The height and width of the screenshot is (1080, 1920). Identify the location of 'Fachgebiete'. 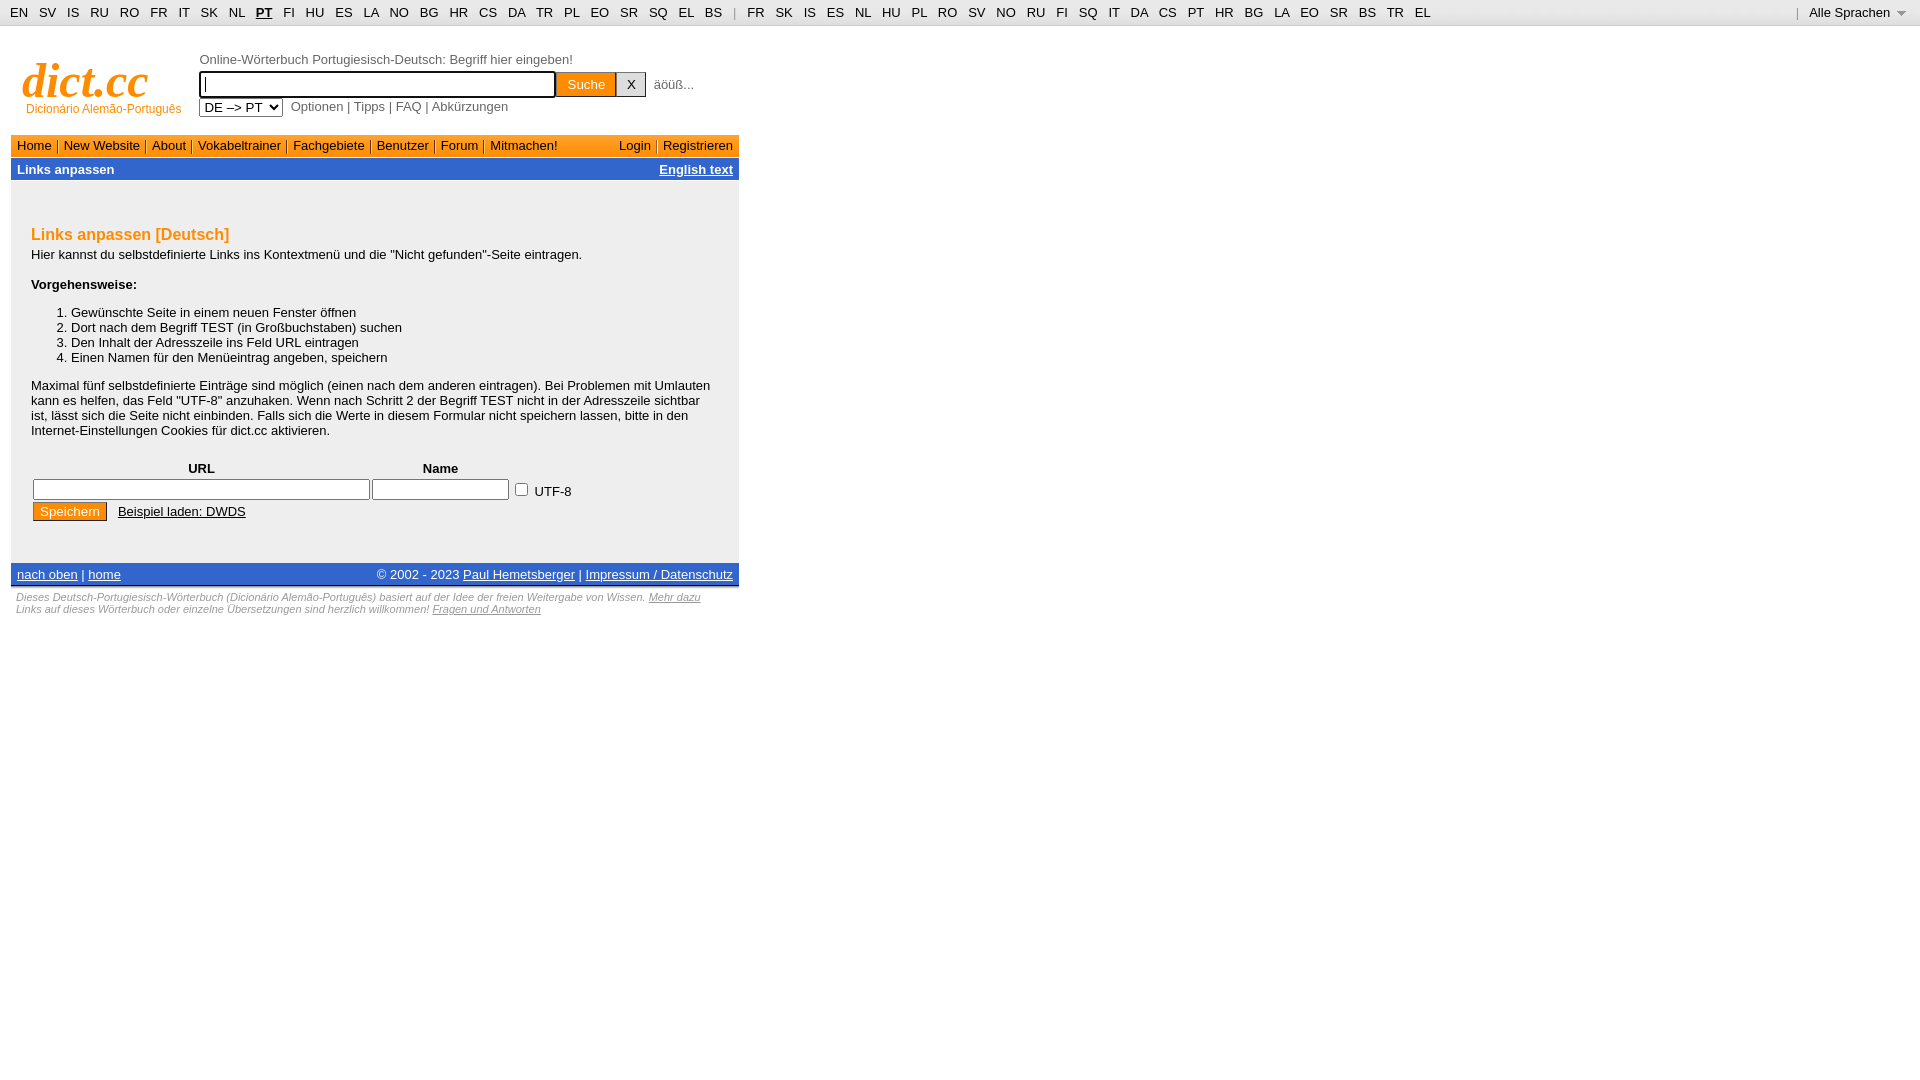
(291, 144).